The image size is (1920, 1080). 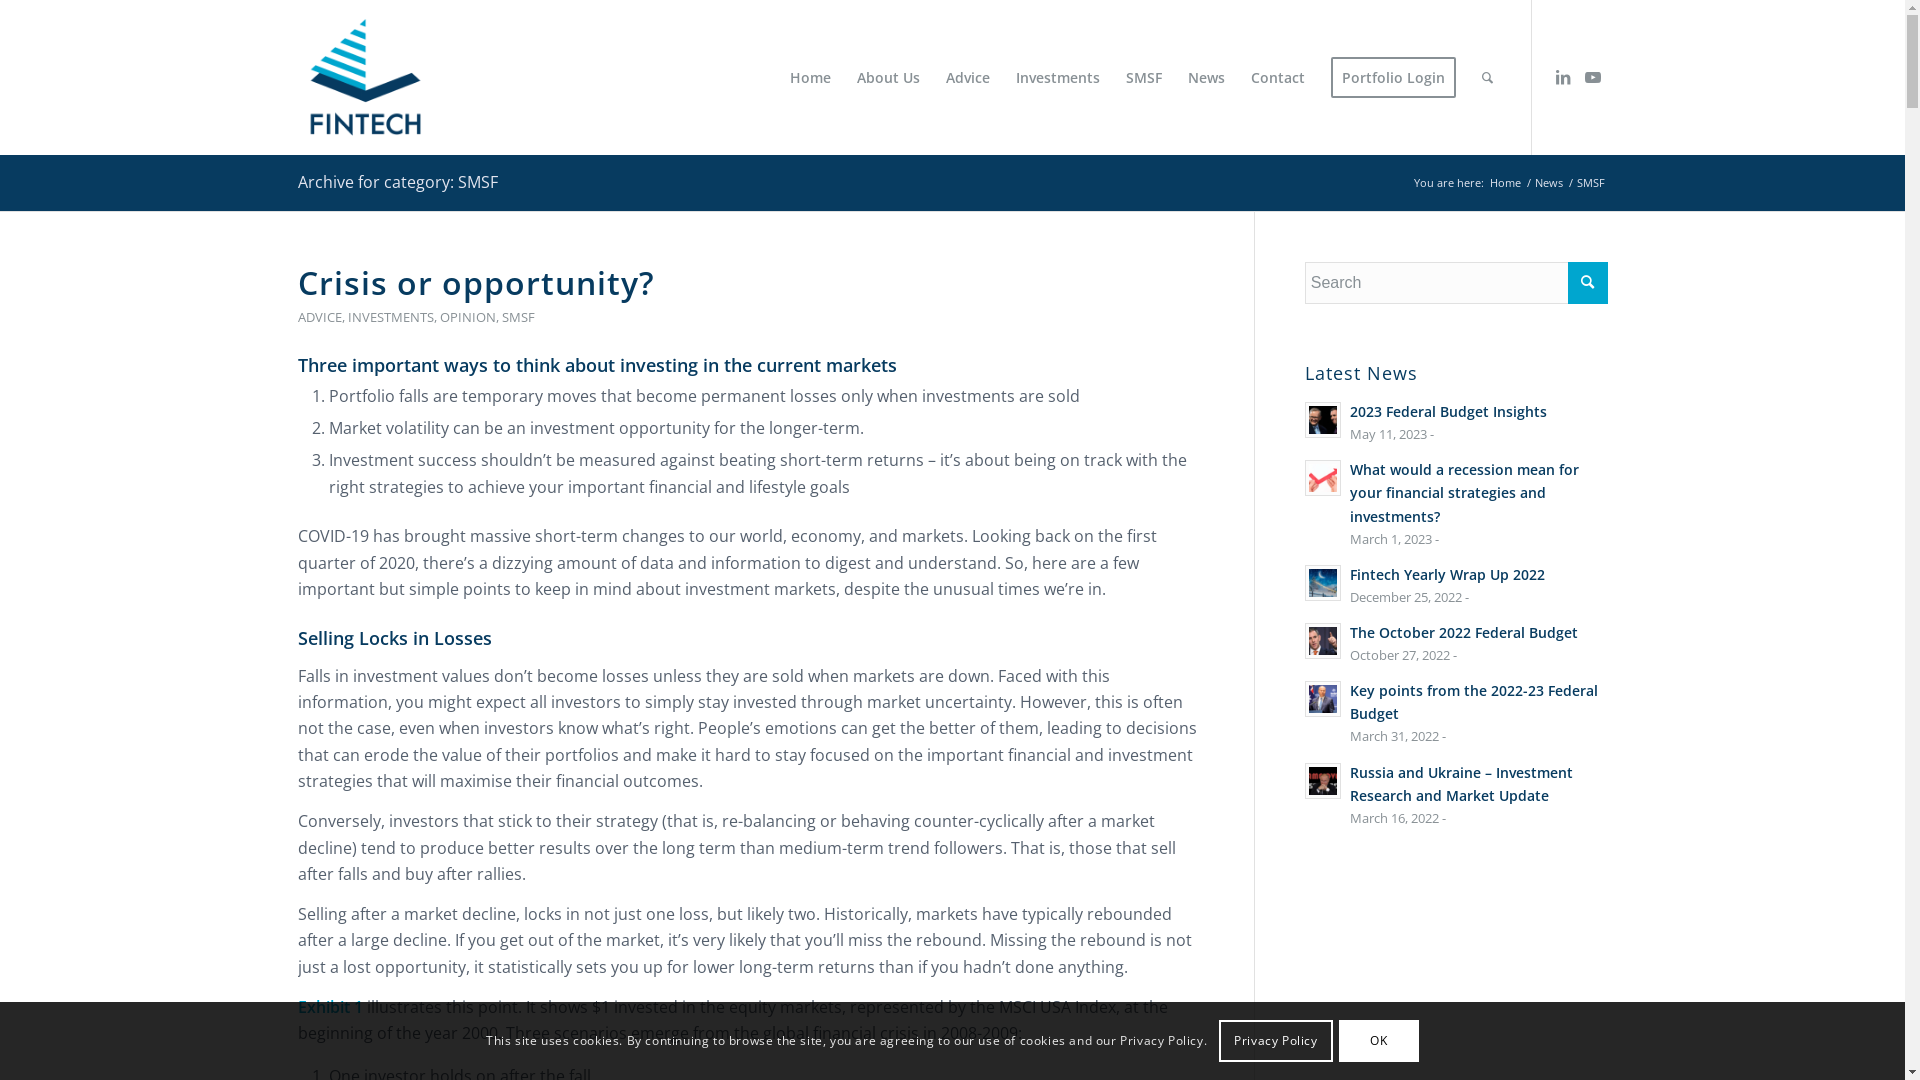 I want to click on 'Portfolio Login', so click(x=1392, y=76).